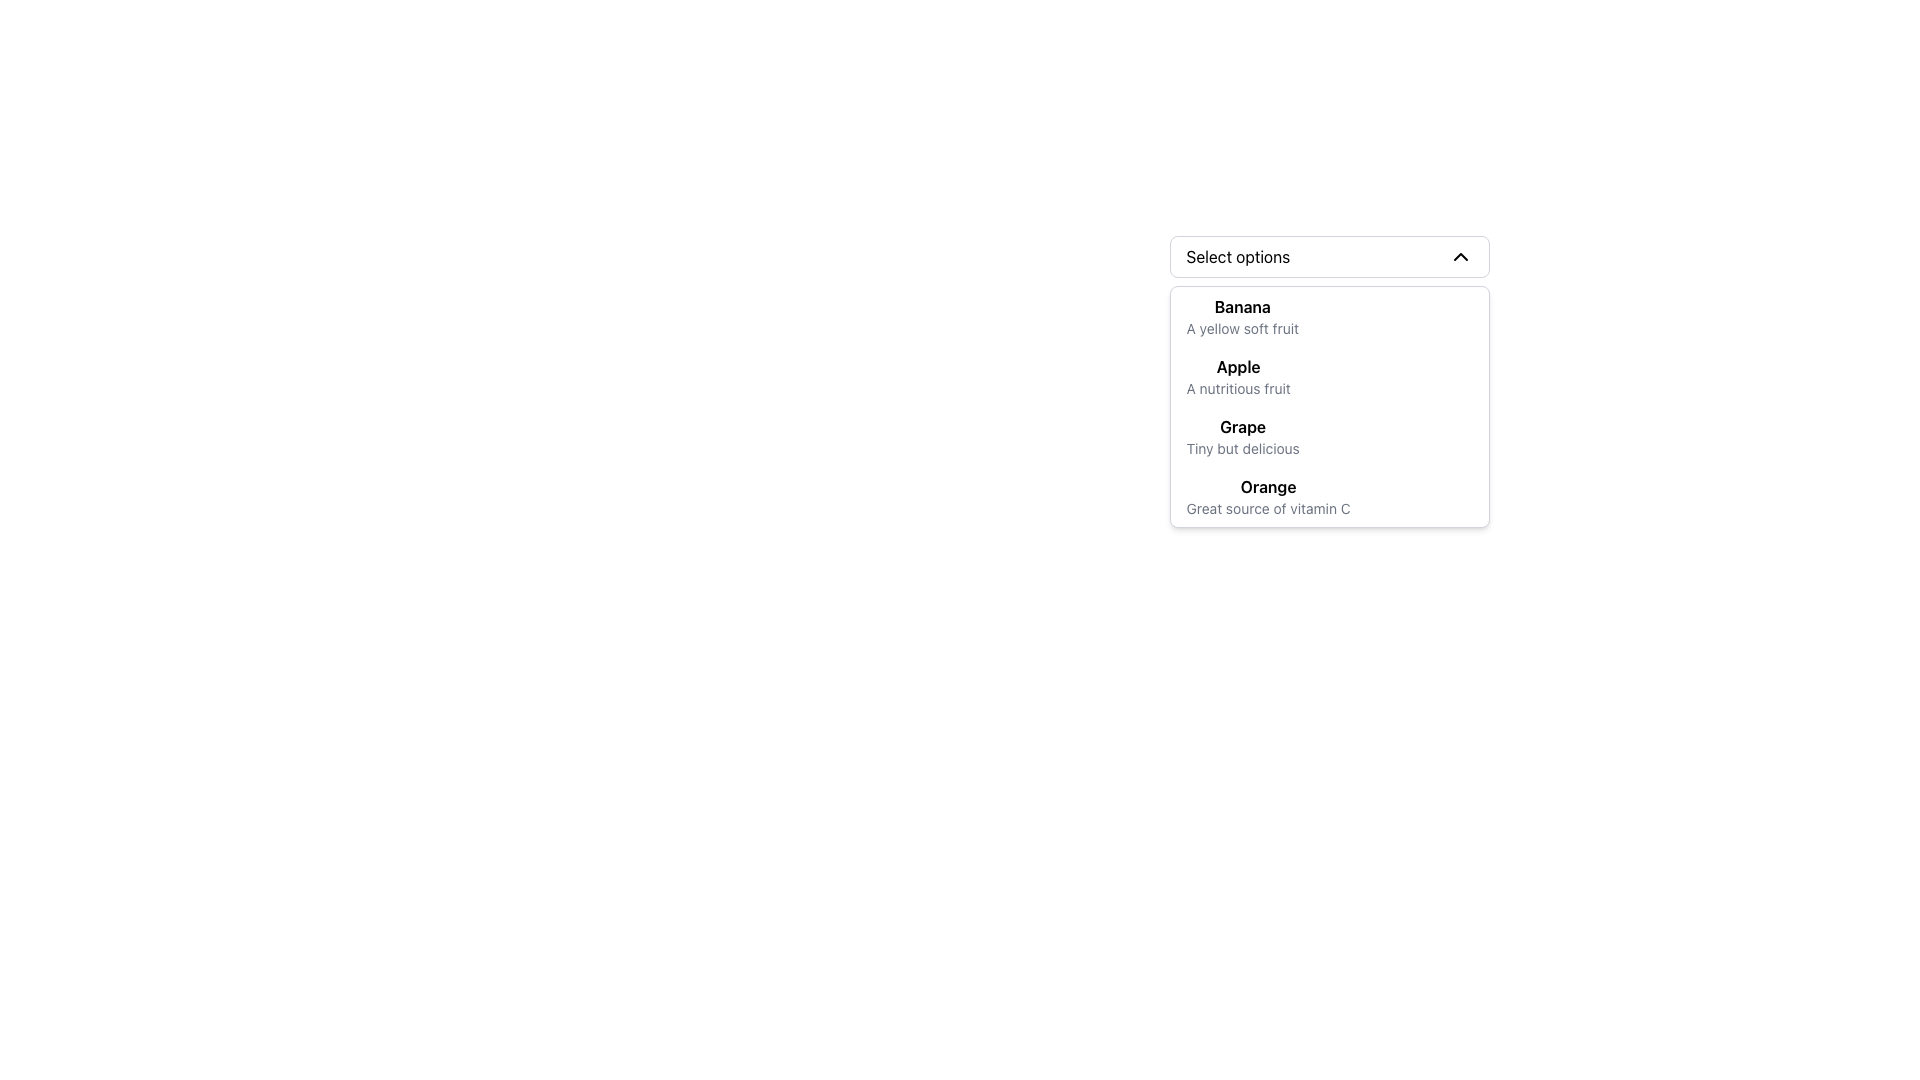 This screenshot has width=1920, height=1080. What do you see at coordinates (1267, 496) in the screenshot?
I see `the 'Orange' selection in the dropdown list, which is the fourth option below 'Grape'` at bounding box center [1267, 496].